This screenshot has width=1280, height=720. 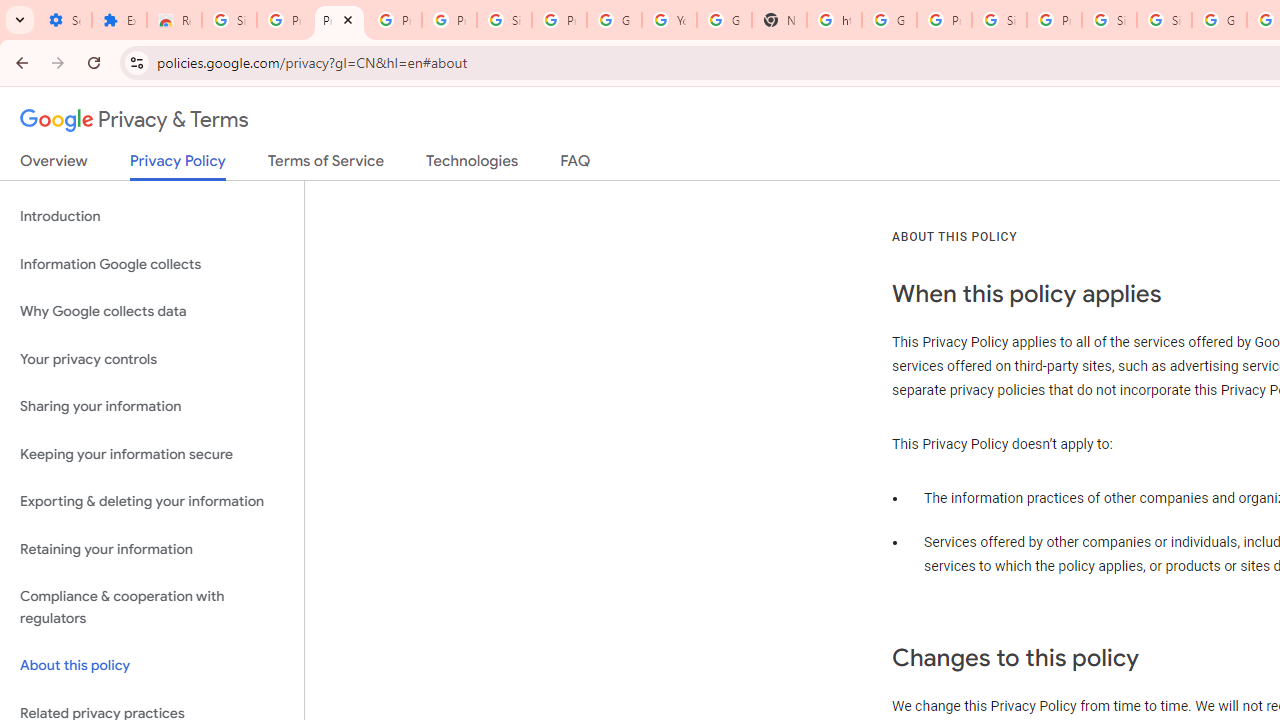 I want to click on 'https://scholar.google.com/', so click(x=833, y=20).